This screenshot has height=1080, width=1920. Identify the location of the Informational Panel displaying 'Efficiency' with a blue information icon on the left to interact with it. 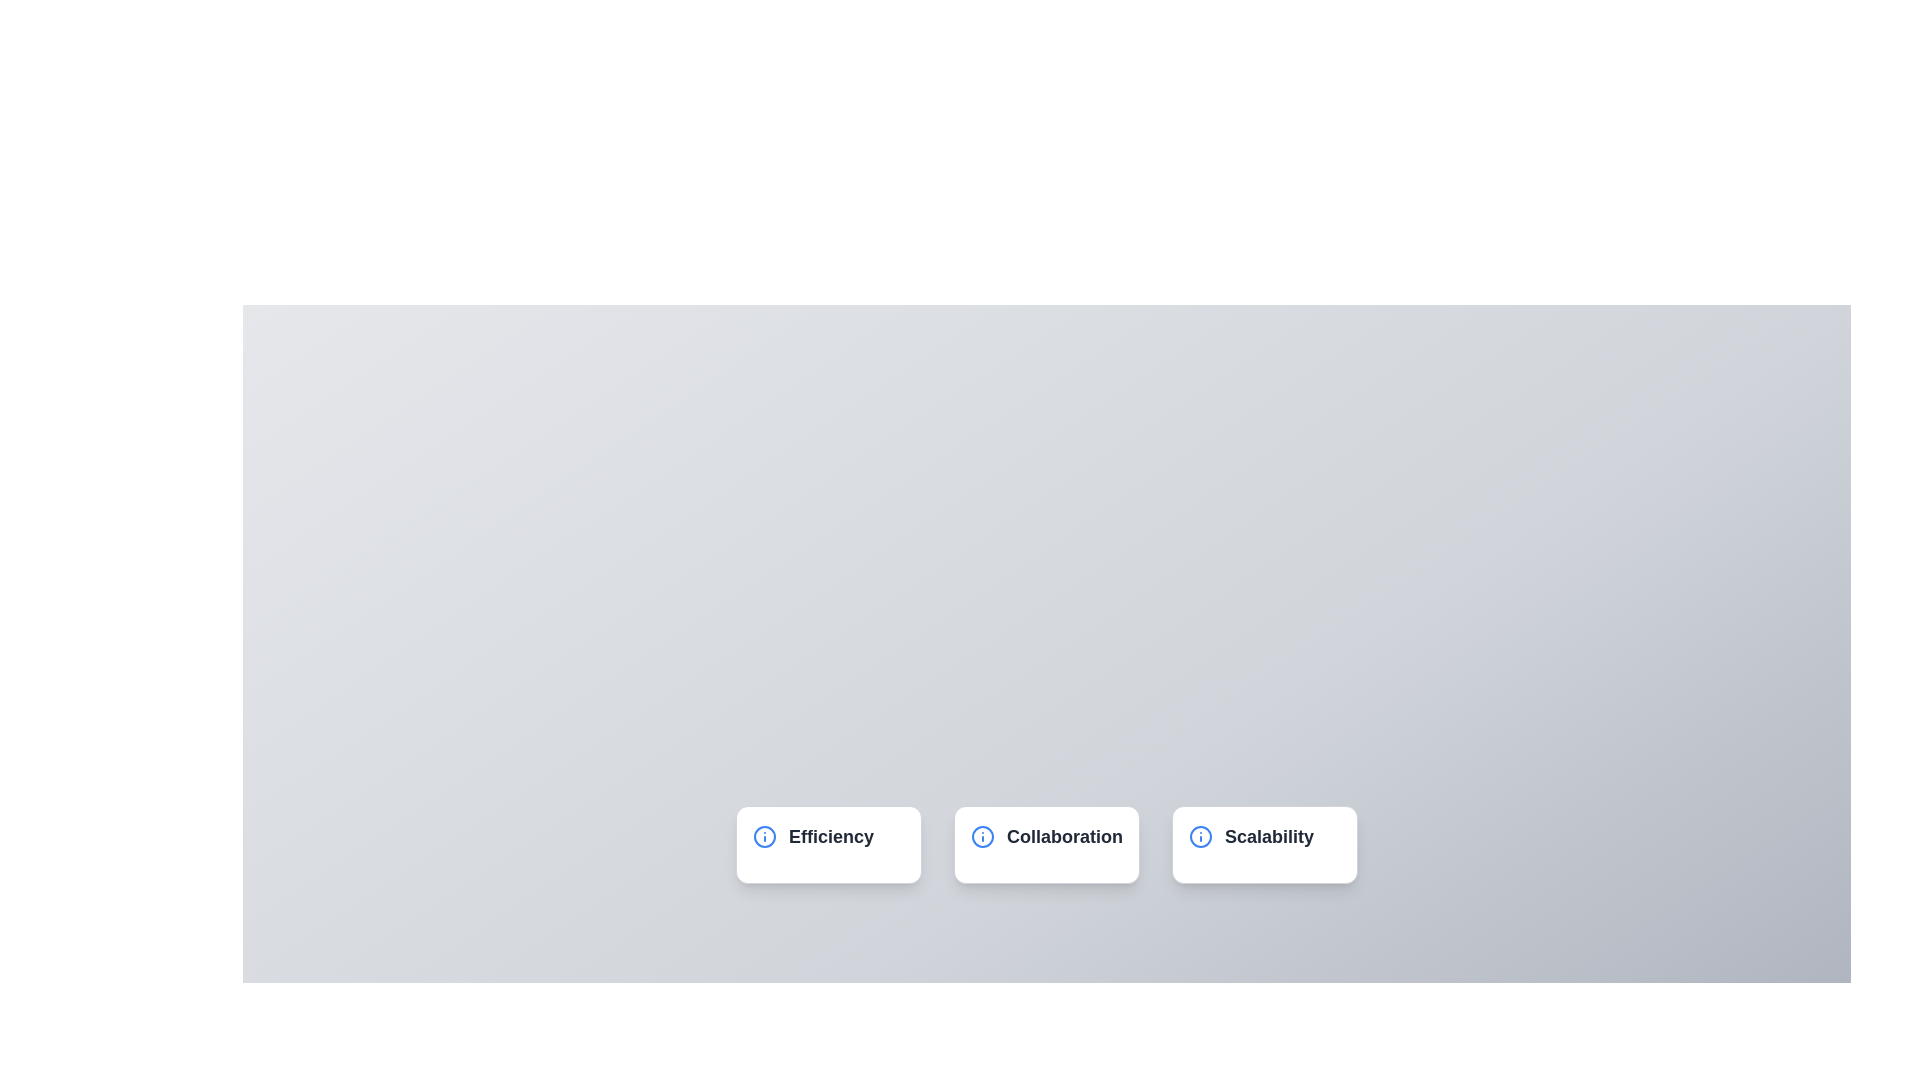
(829, 844).